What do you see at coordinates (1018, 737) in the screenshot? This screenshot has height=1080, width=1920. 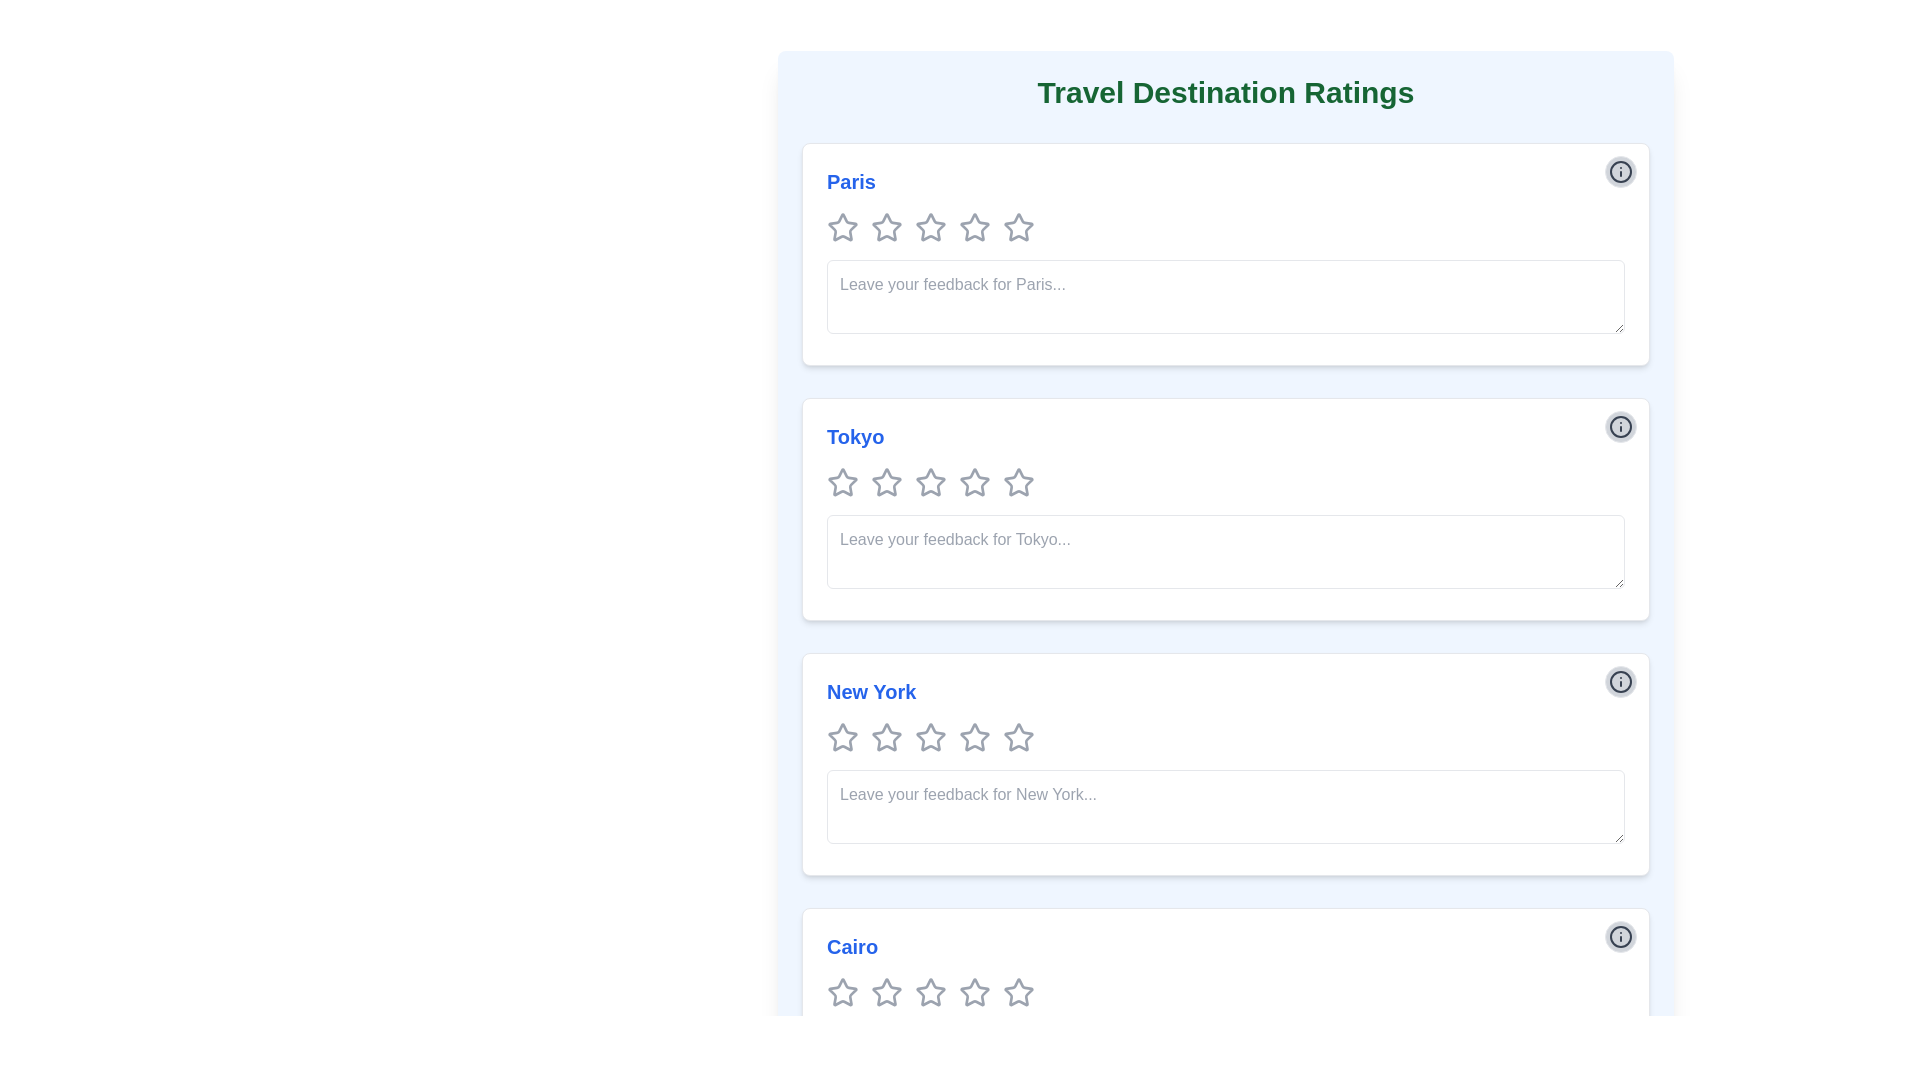 I see `the highlighted star icon in the horizontal row of rating stars under the 'New York' section` at bounding box center [1018, 737].